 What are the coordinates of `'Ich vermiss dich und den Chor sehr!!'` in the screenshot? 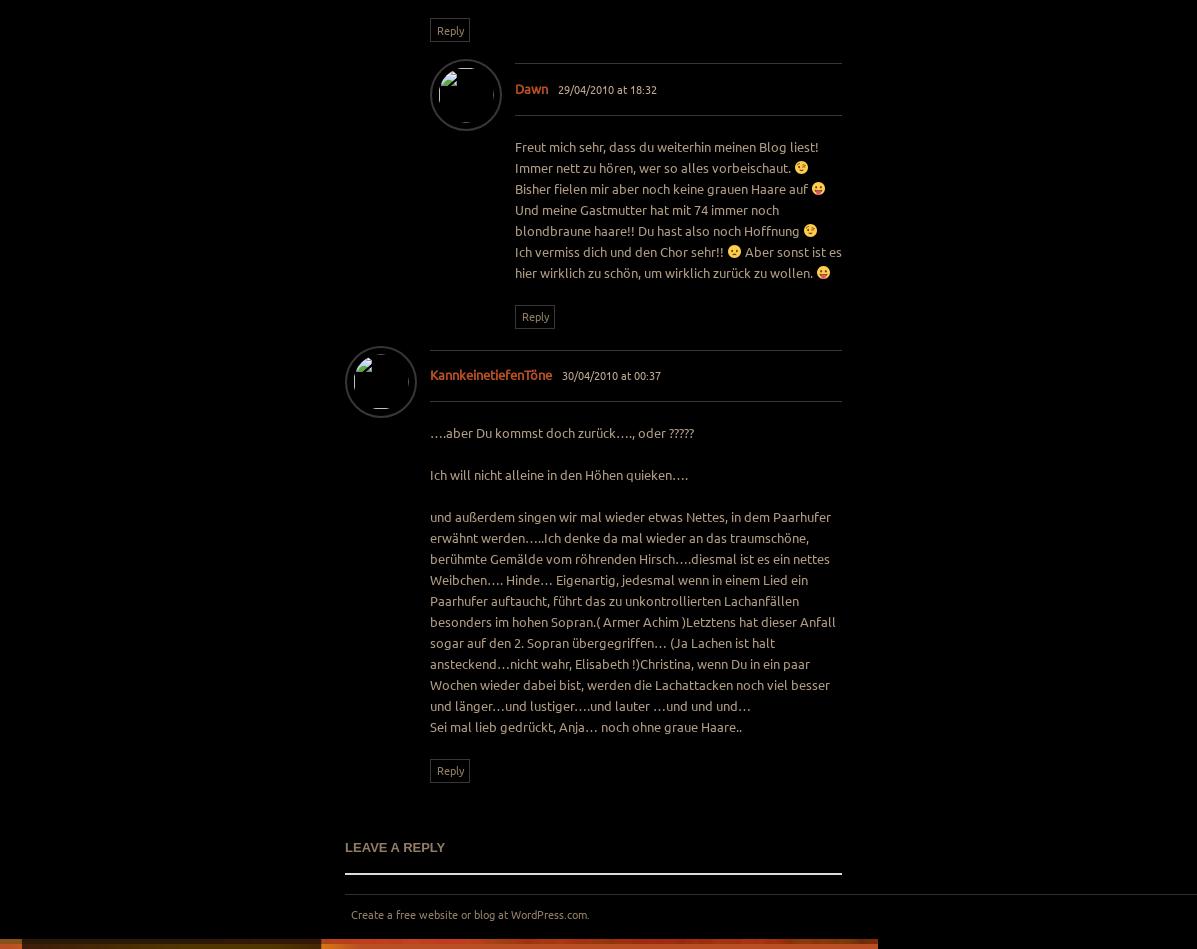 It's located at (620, 249).